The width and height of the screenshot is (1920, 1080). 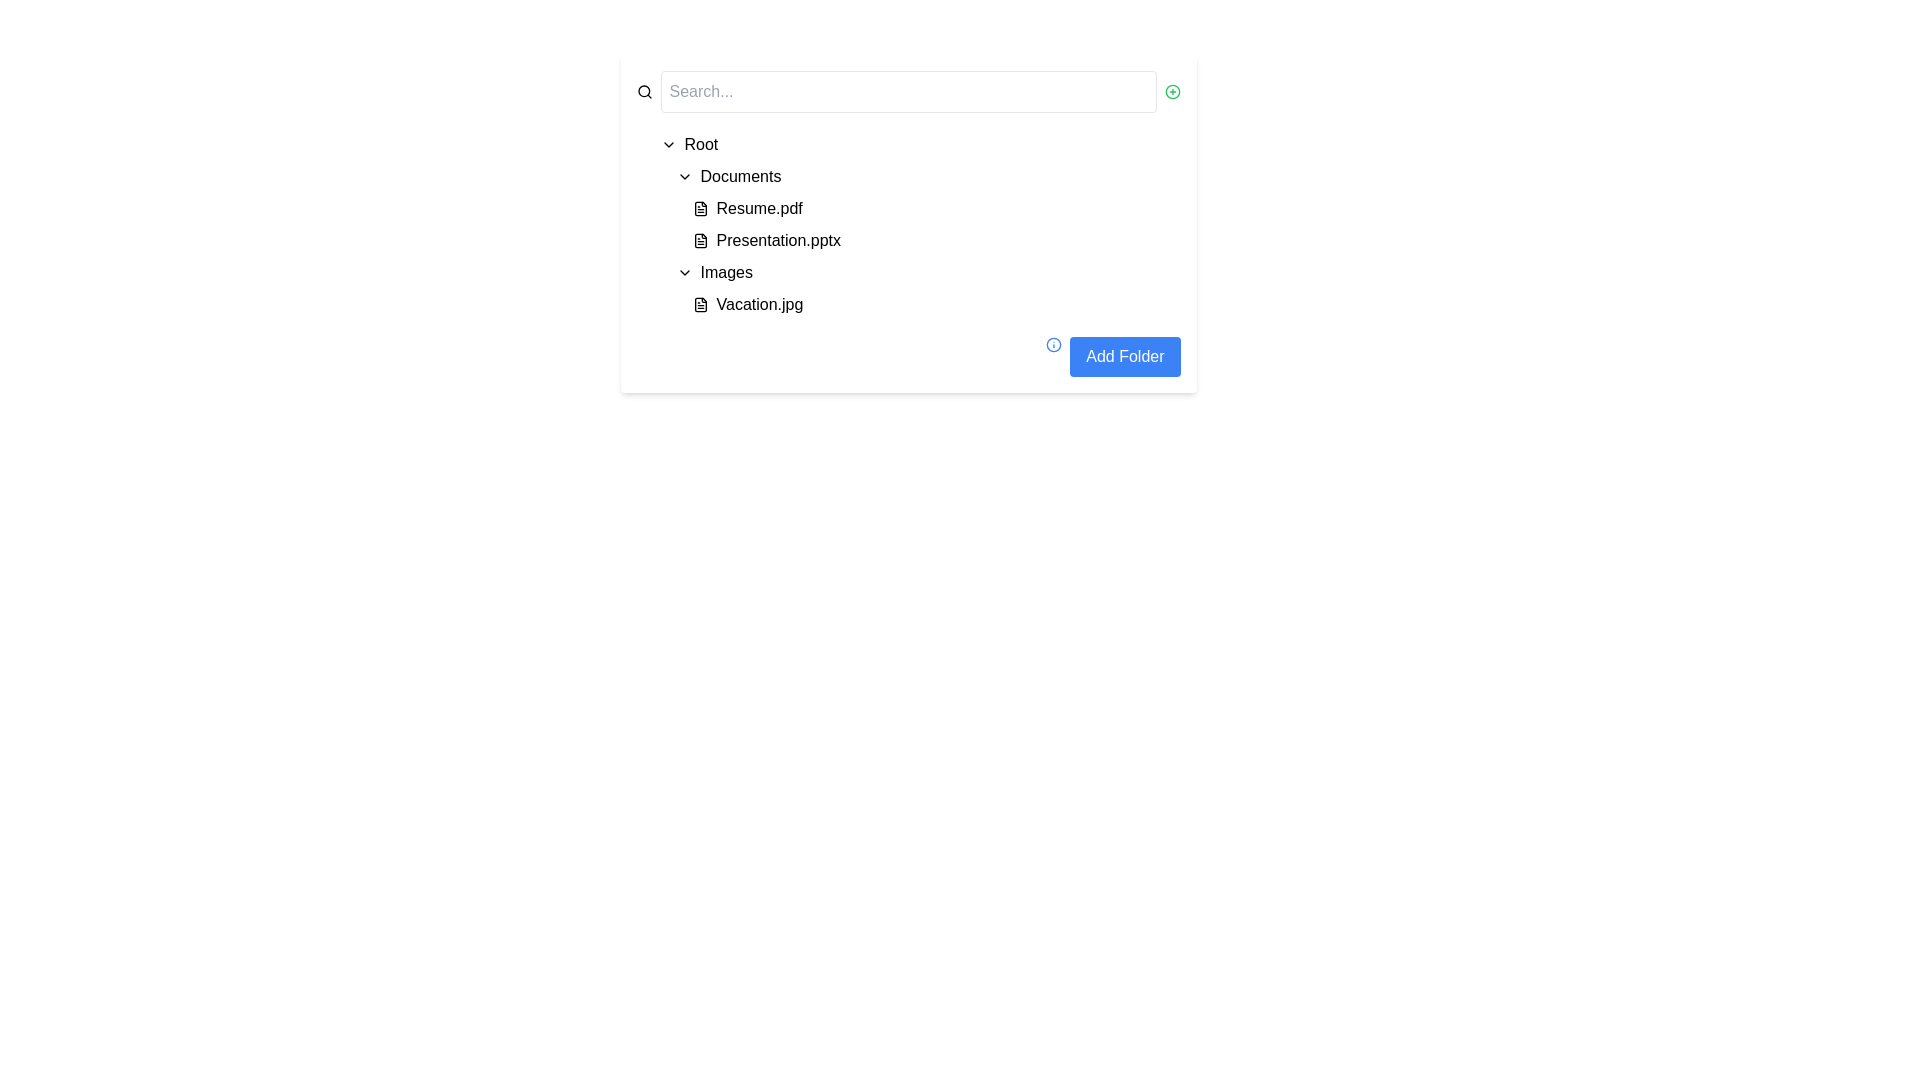 I want to click on the File entry labeled 'Vacation.jpg' in the 'Images' folder, so click(x=931, y=304).